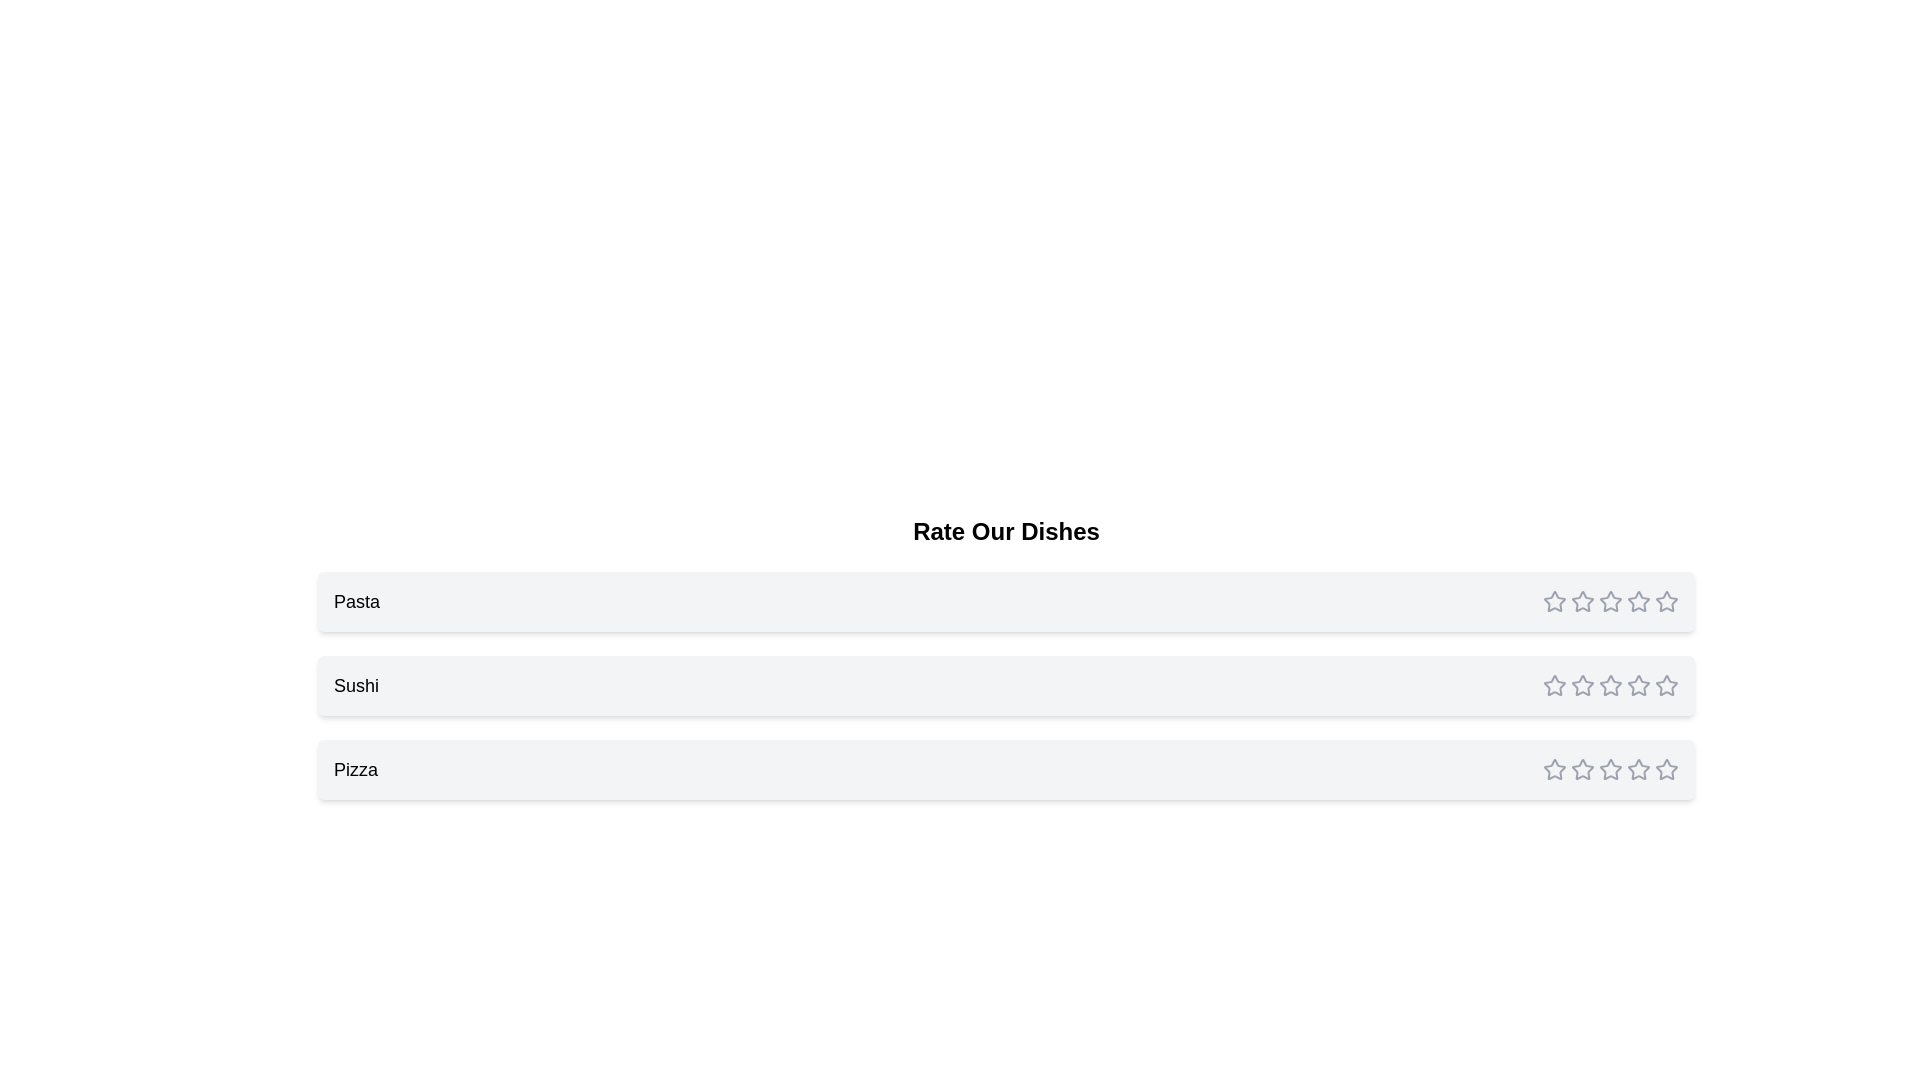 This screenshot has height=1080, width=1920. Describe the element at coordinates (1611, 600) in the screenshot. I see `the third star icon in the 'Pasta' rating component` at that location.